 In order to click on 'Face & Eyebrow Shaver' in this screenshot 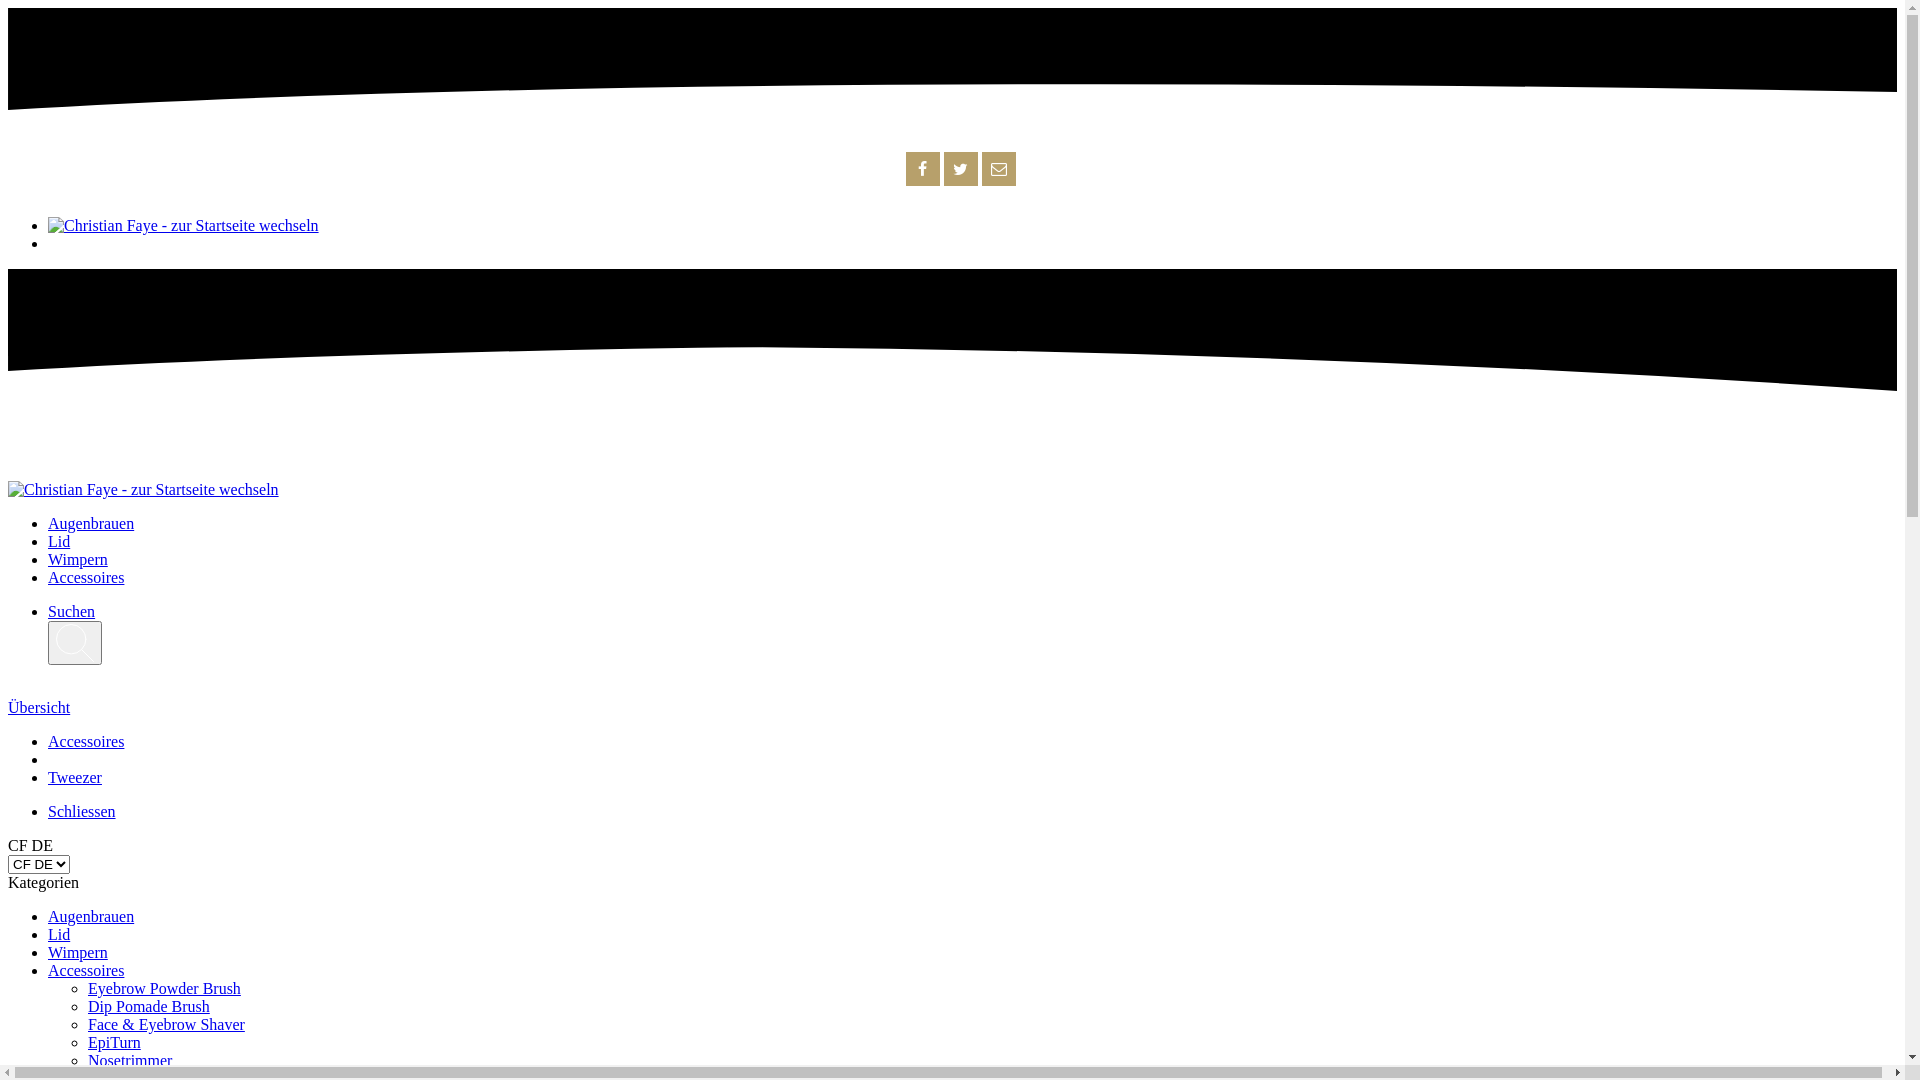, I will do `click(166, 1024)`.